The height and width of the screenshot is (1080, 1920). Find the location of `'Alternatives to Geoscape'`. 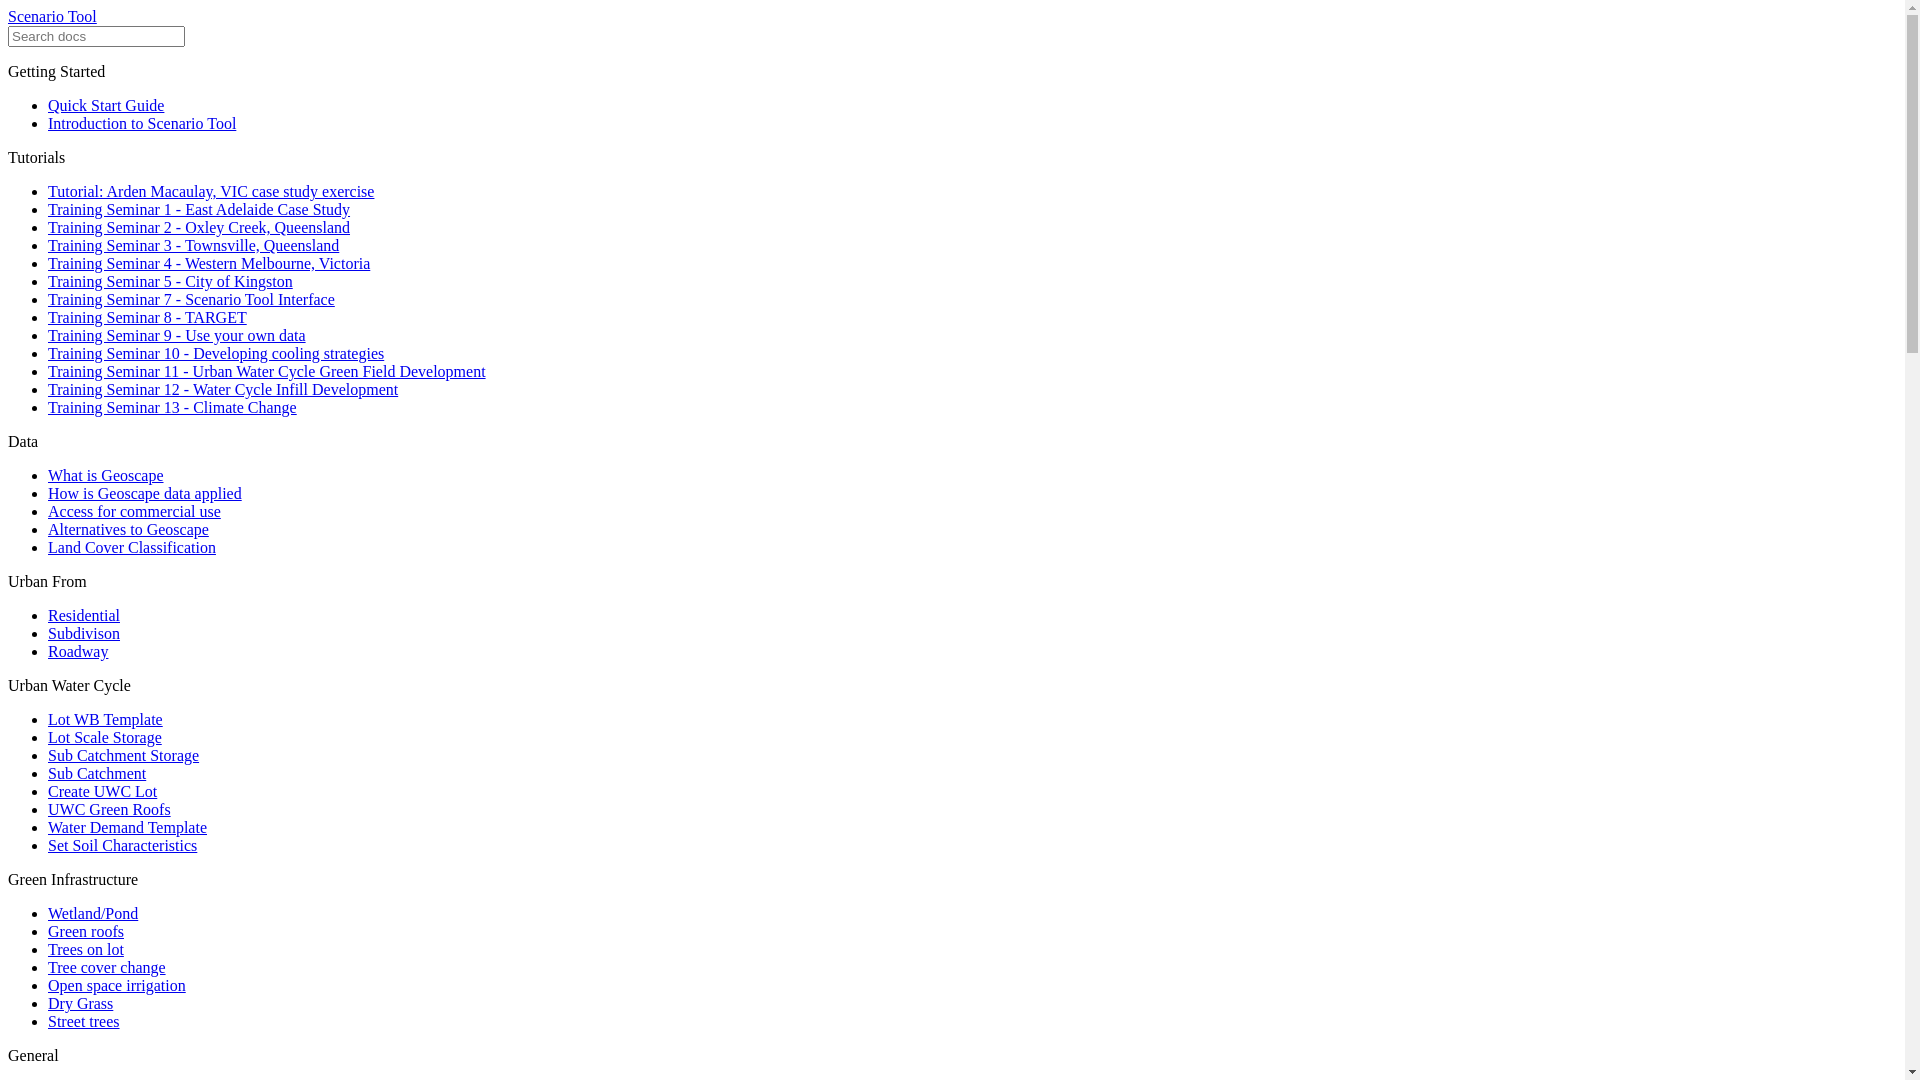

'Alternatives to Geoscape' is located at coordinates (127, 528).